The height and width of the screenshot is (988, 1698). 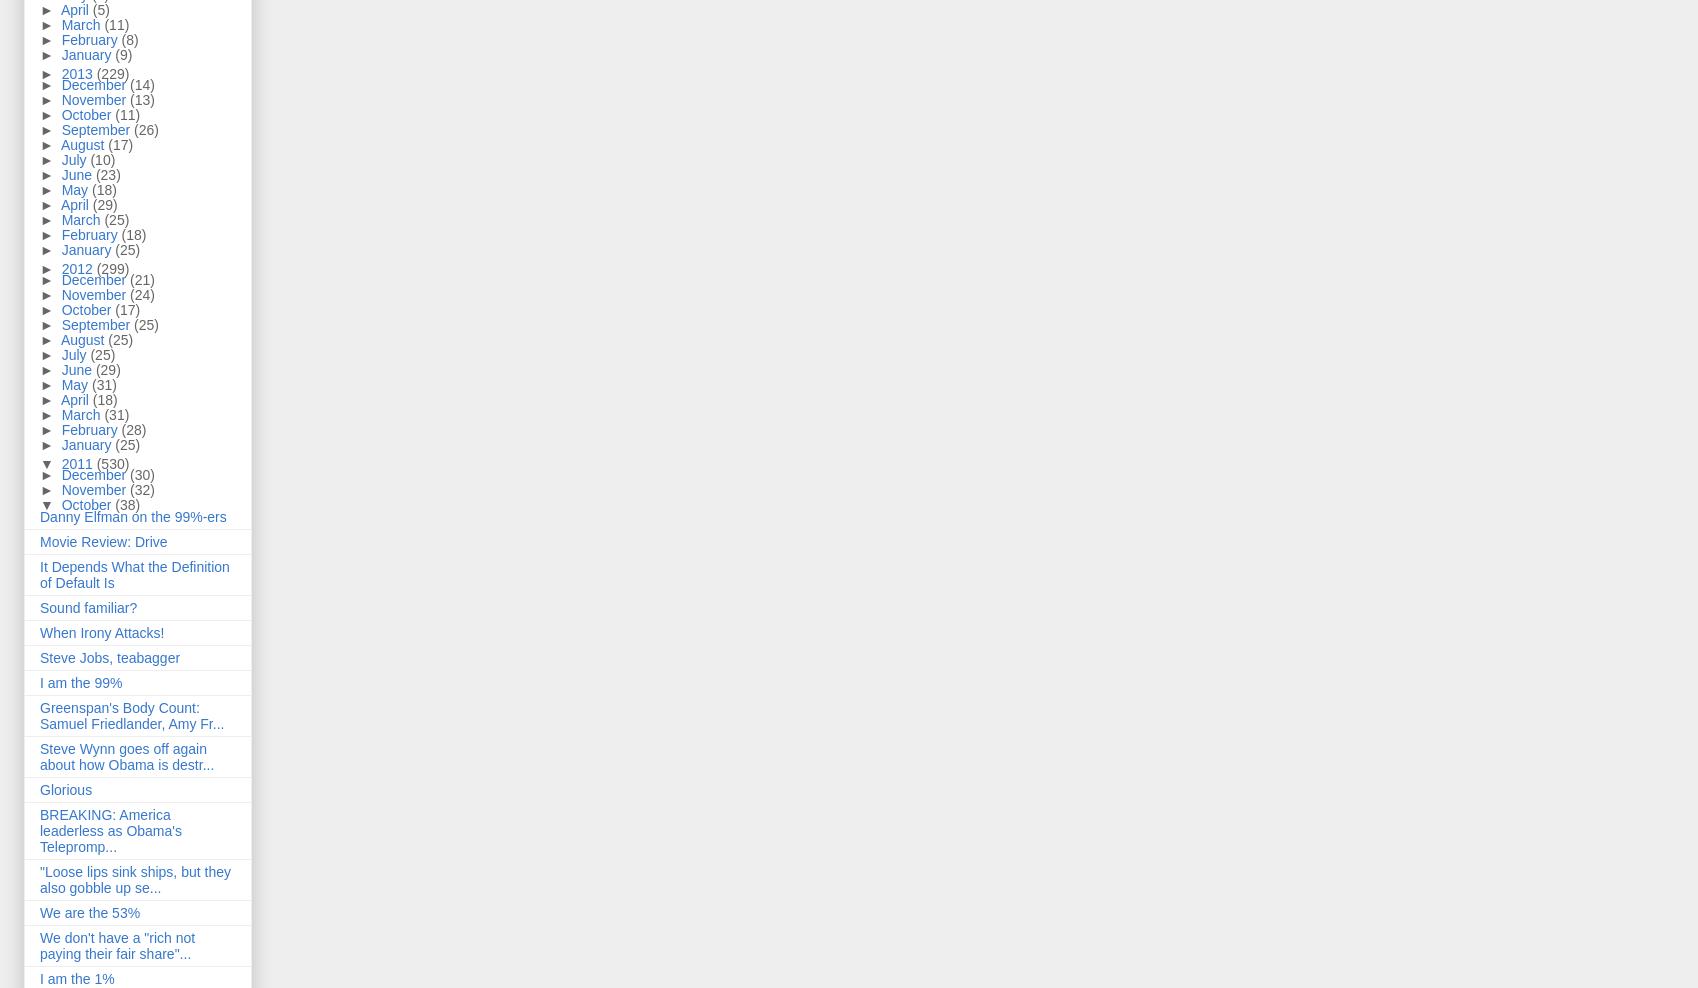 I want to click on 'Danny Elfman on the 99%-ers', so click(x=131, y=515).